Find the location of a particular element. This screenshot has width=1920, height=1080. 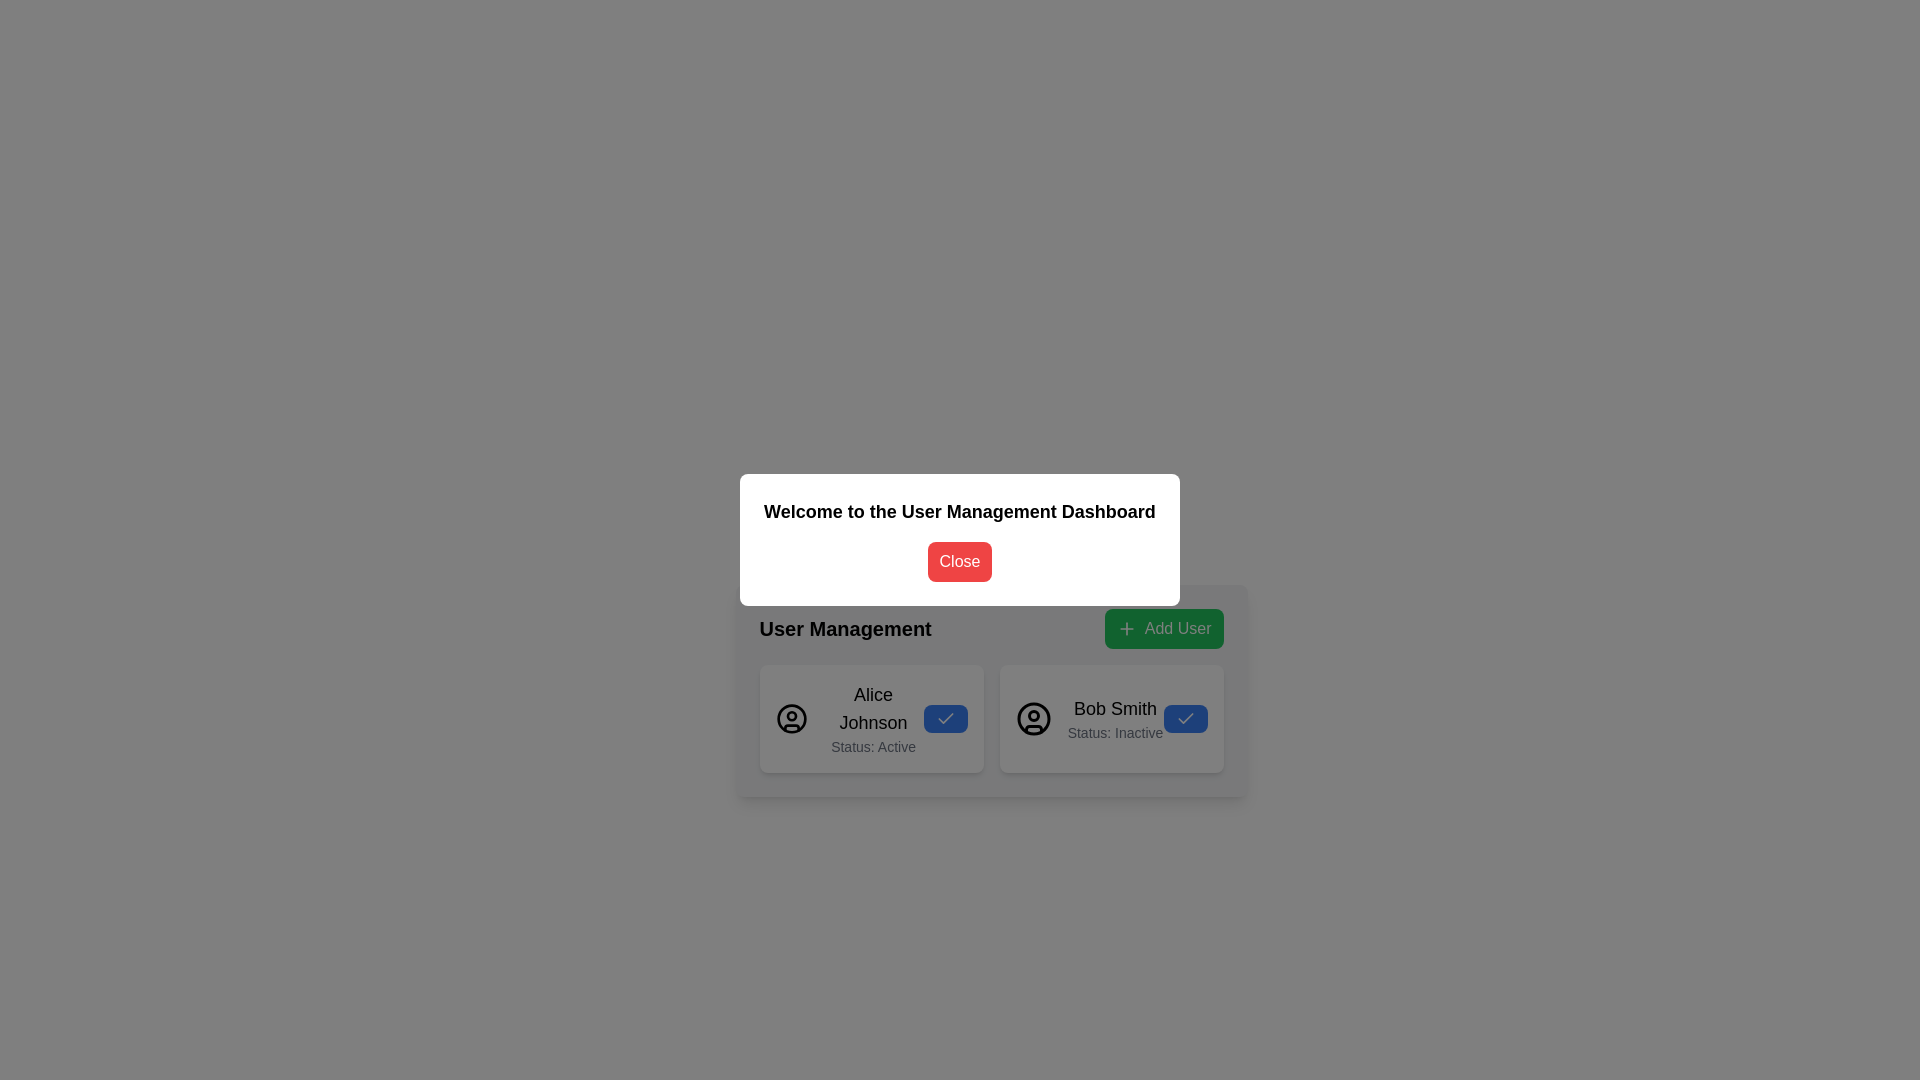

the 'Status: Active' text label, which is positioned below the user's name 'Alice Johnson' and is displayed in a small, gray font is located at coordinates (873, 747).